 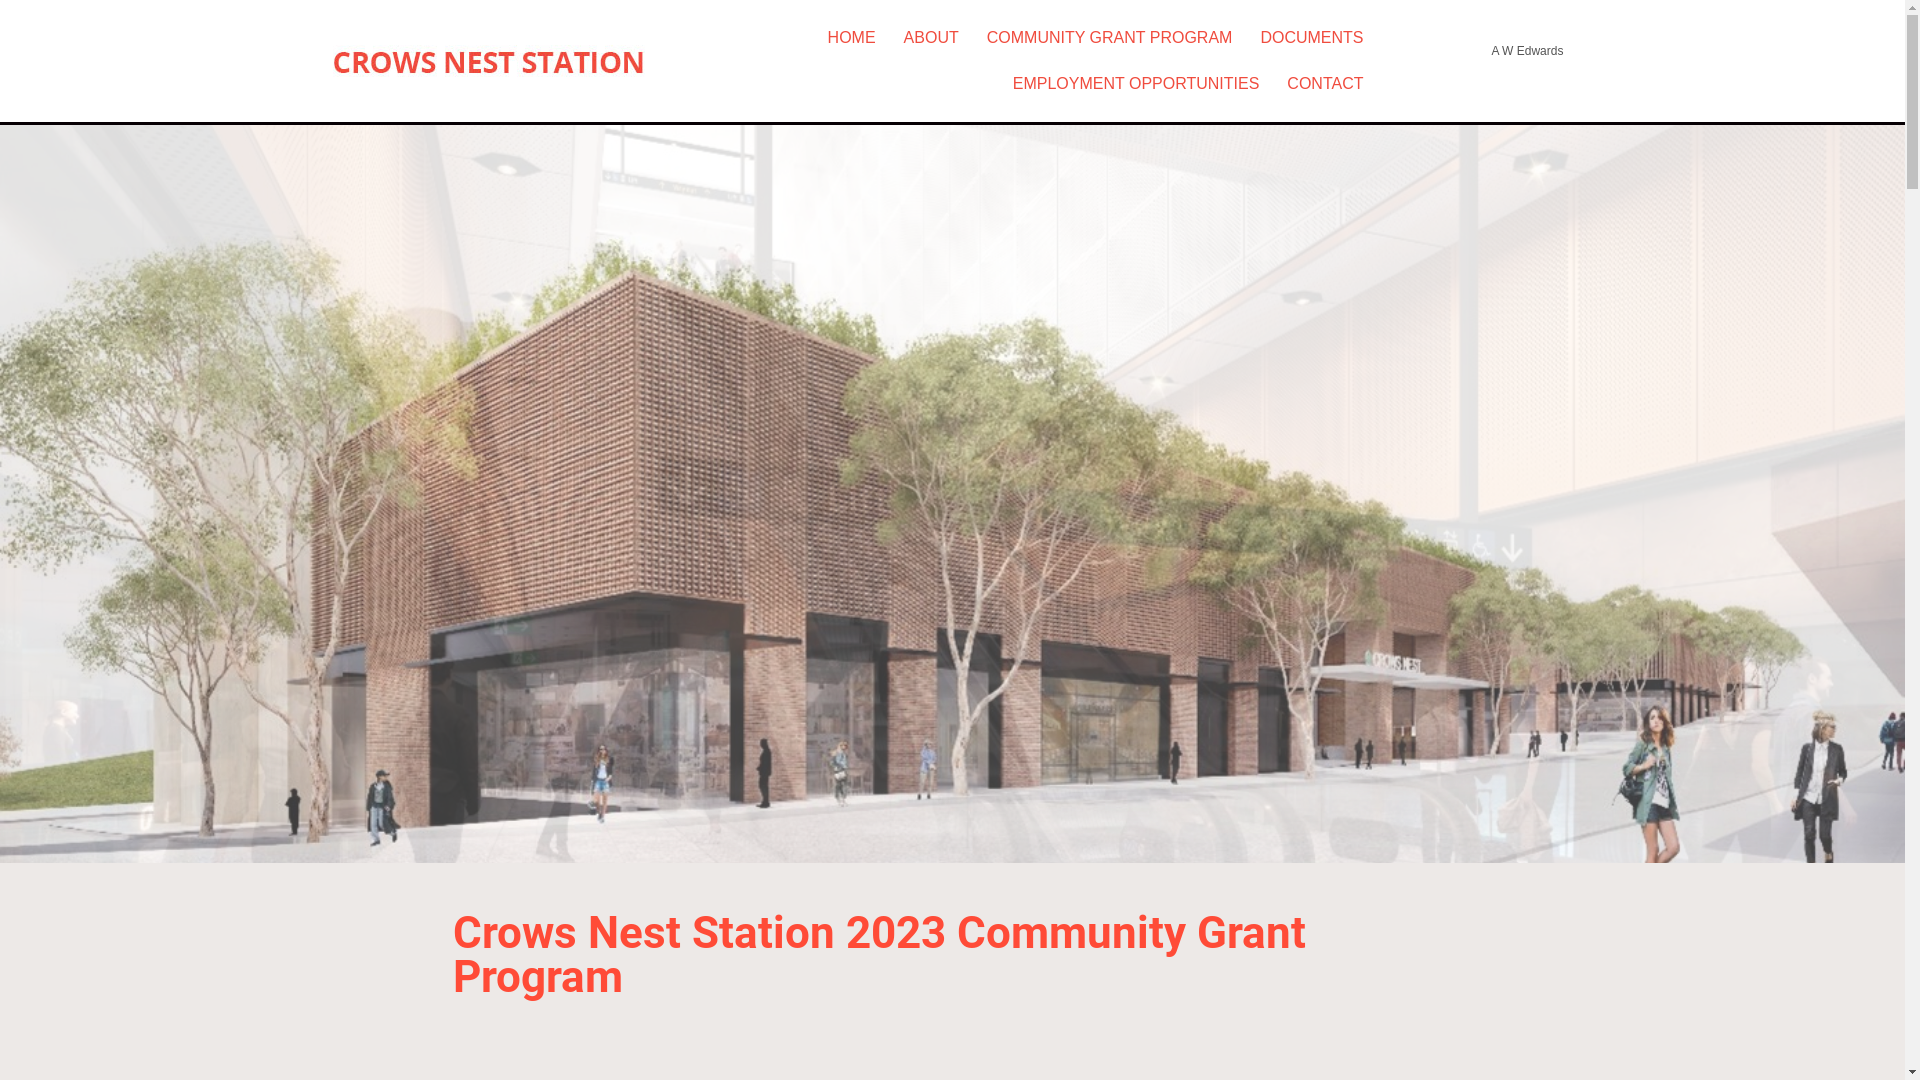 What do you see at coordinates (1271, 83) in the screenshot?
I see `'CONTACT'` at bounding box center [1271, 83].